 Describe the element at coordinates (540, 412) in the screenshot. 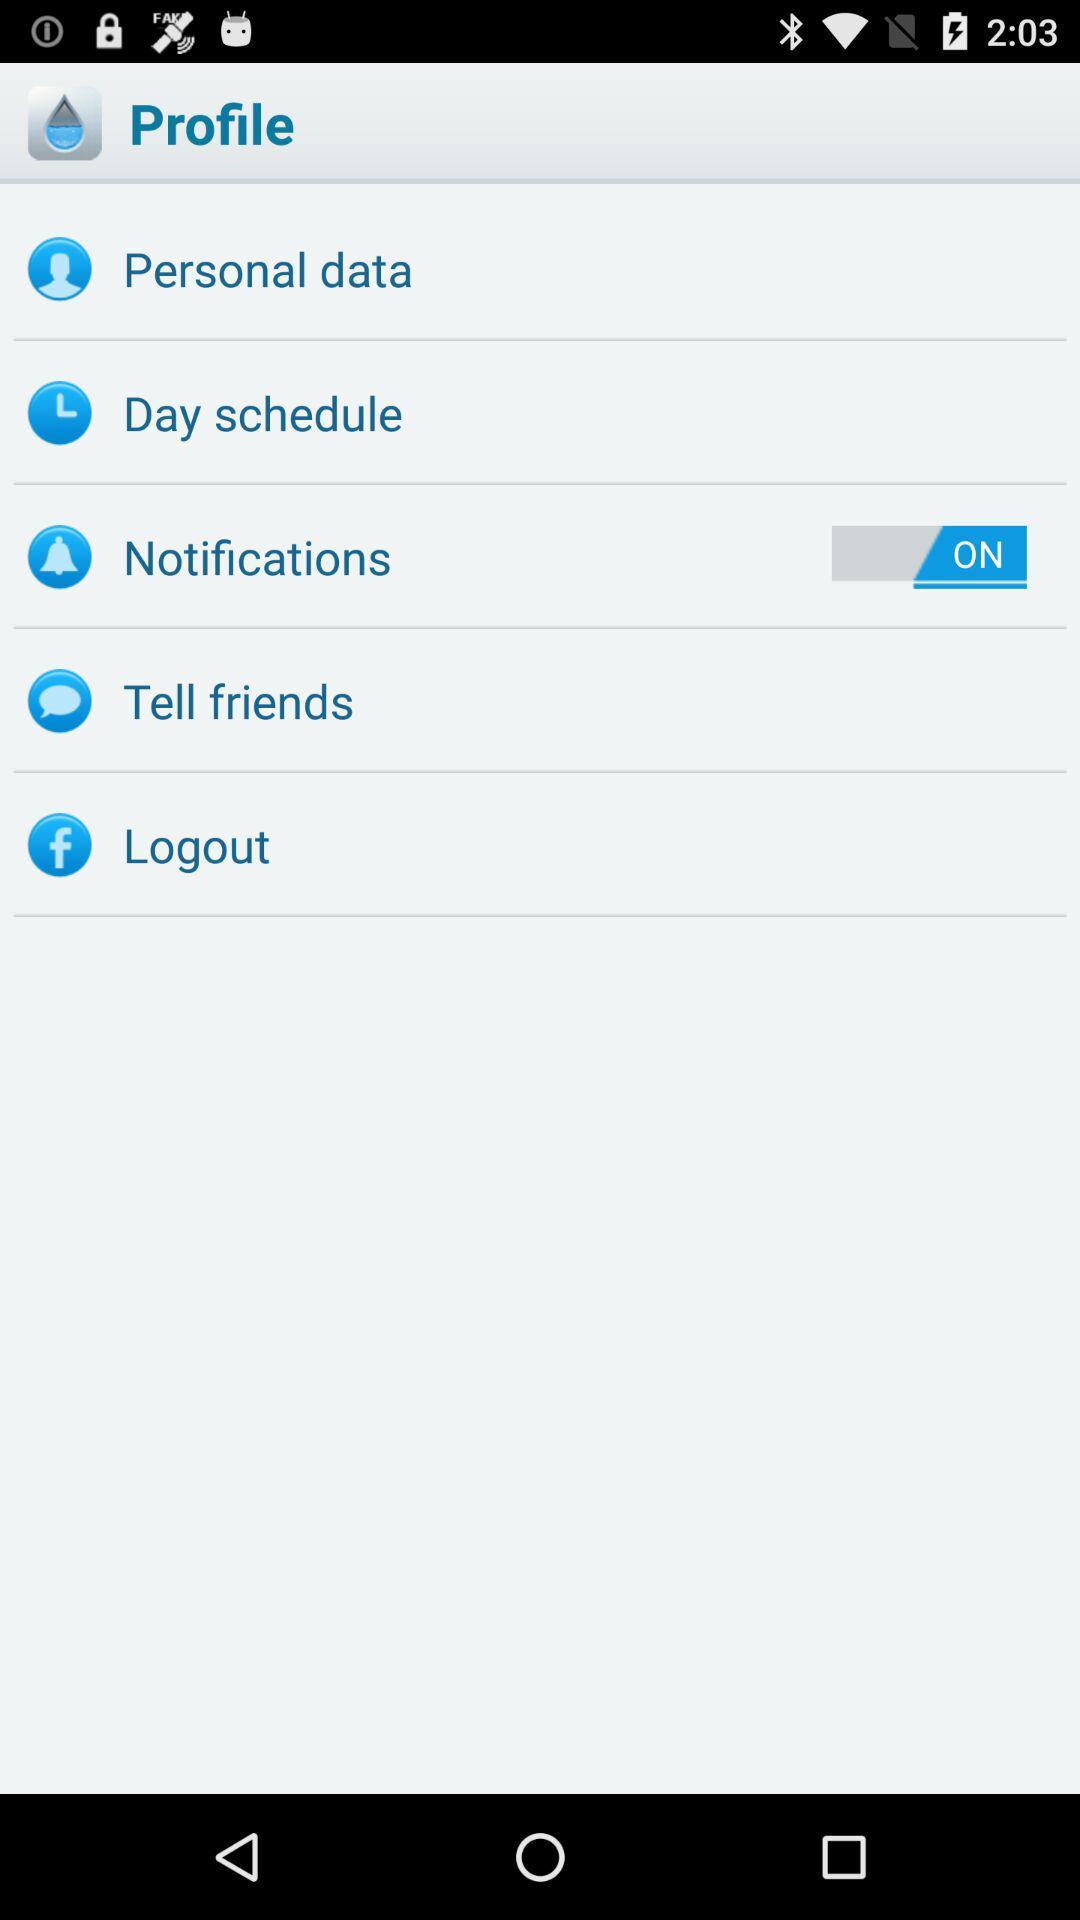

I see `button below personal data button` at that location.